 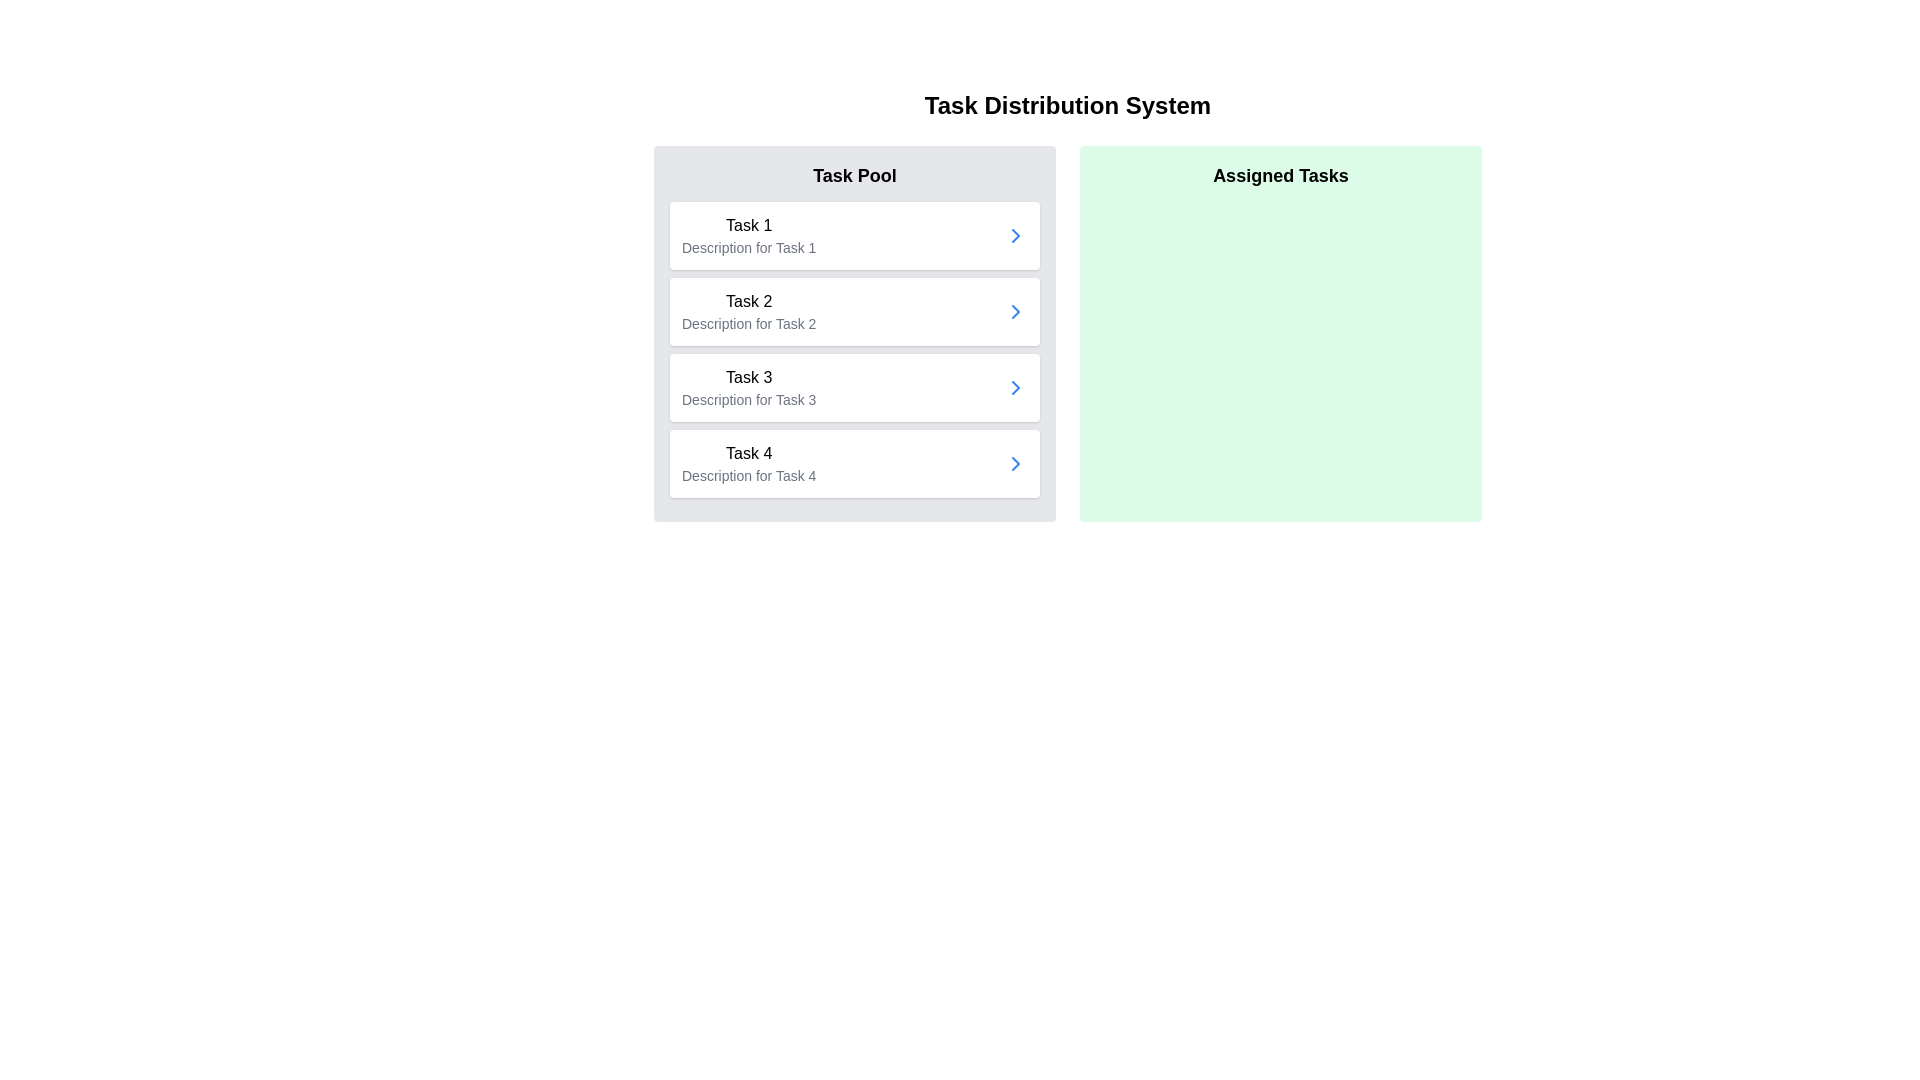 I want to click on the chevron arrow icon pointing to the right, located at the far-right side of the list item for 'Task 2' in the 'Task Pool' section, so click(x=1016, y=312).